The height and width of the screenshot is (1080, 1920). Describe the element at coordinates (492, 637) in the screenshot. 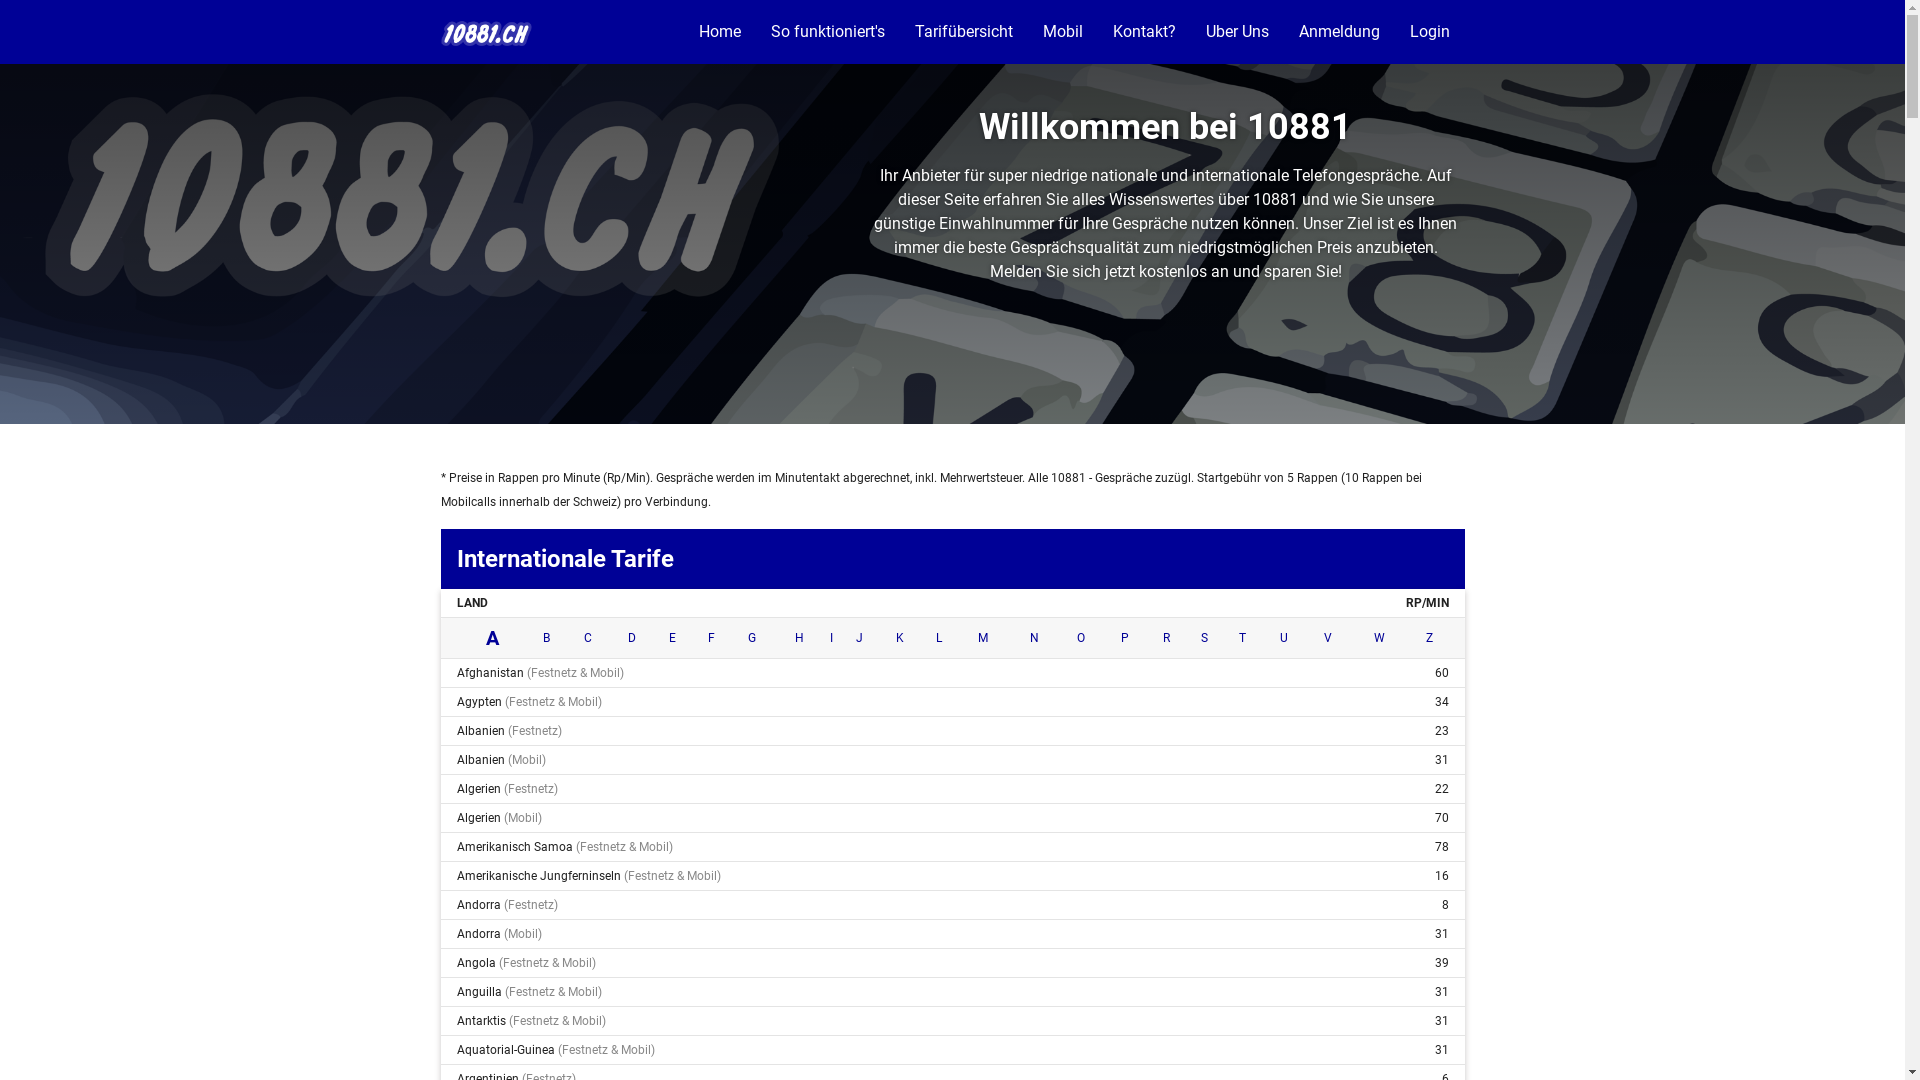

I see `'A'` at that location.